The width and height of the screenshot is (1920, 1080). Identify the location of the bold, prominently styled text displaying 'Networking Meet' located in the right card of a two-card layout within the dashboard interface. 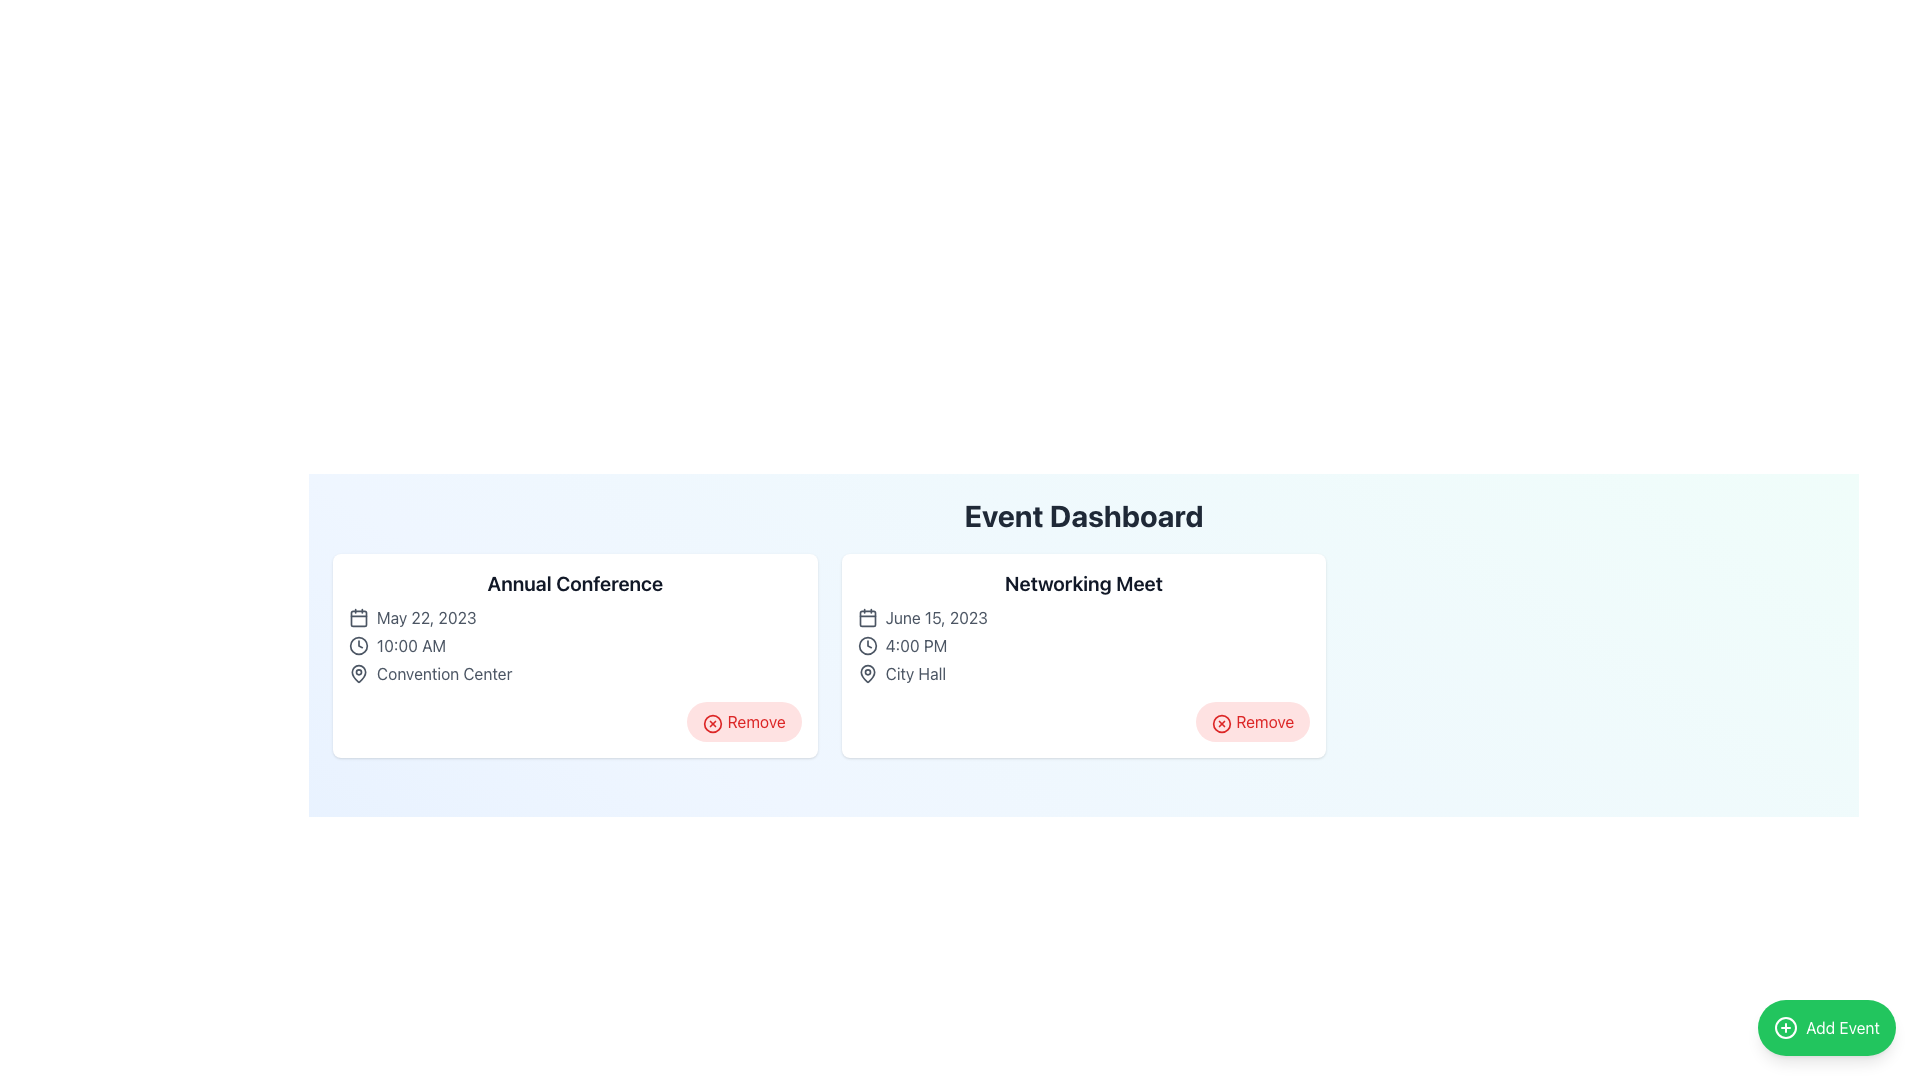
(1083, 583).